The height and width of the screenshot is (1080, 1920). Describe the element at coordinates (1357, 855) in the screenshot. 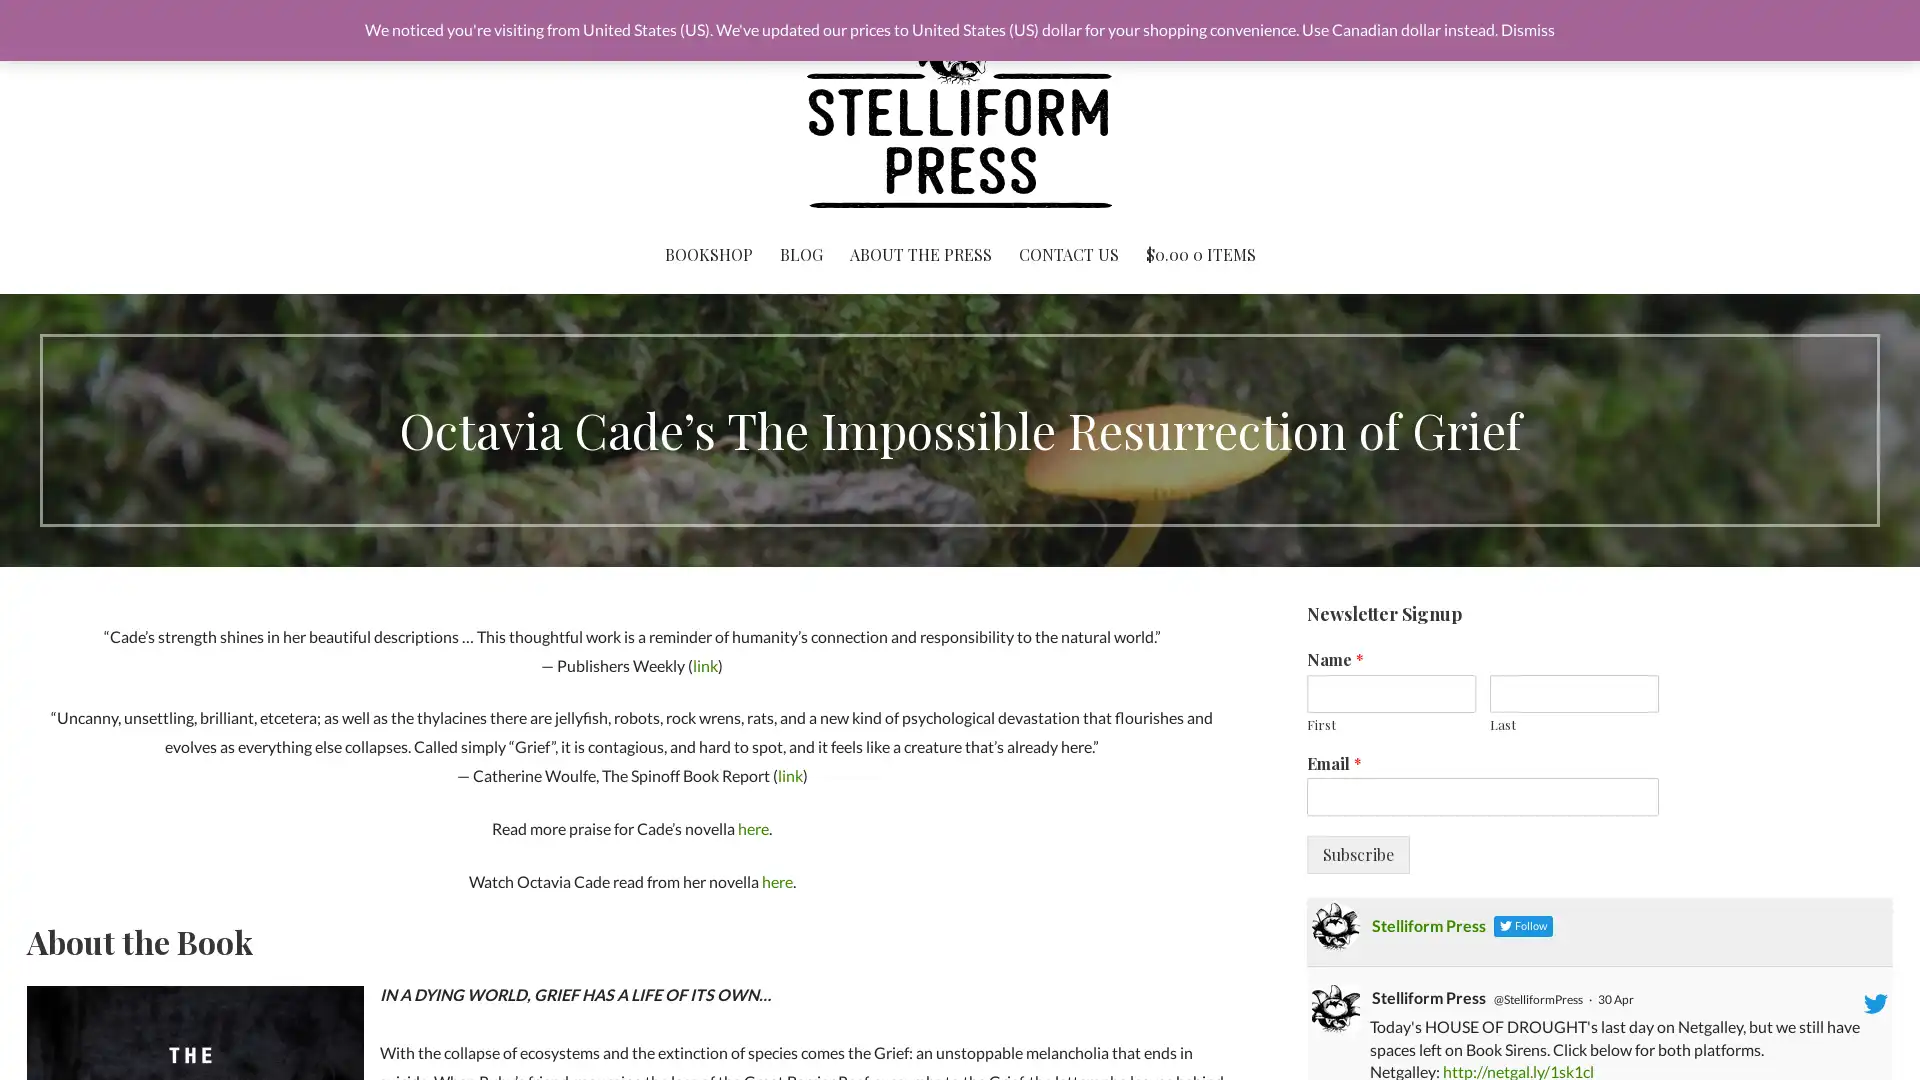

I see `Subscribe` at that location.